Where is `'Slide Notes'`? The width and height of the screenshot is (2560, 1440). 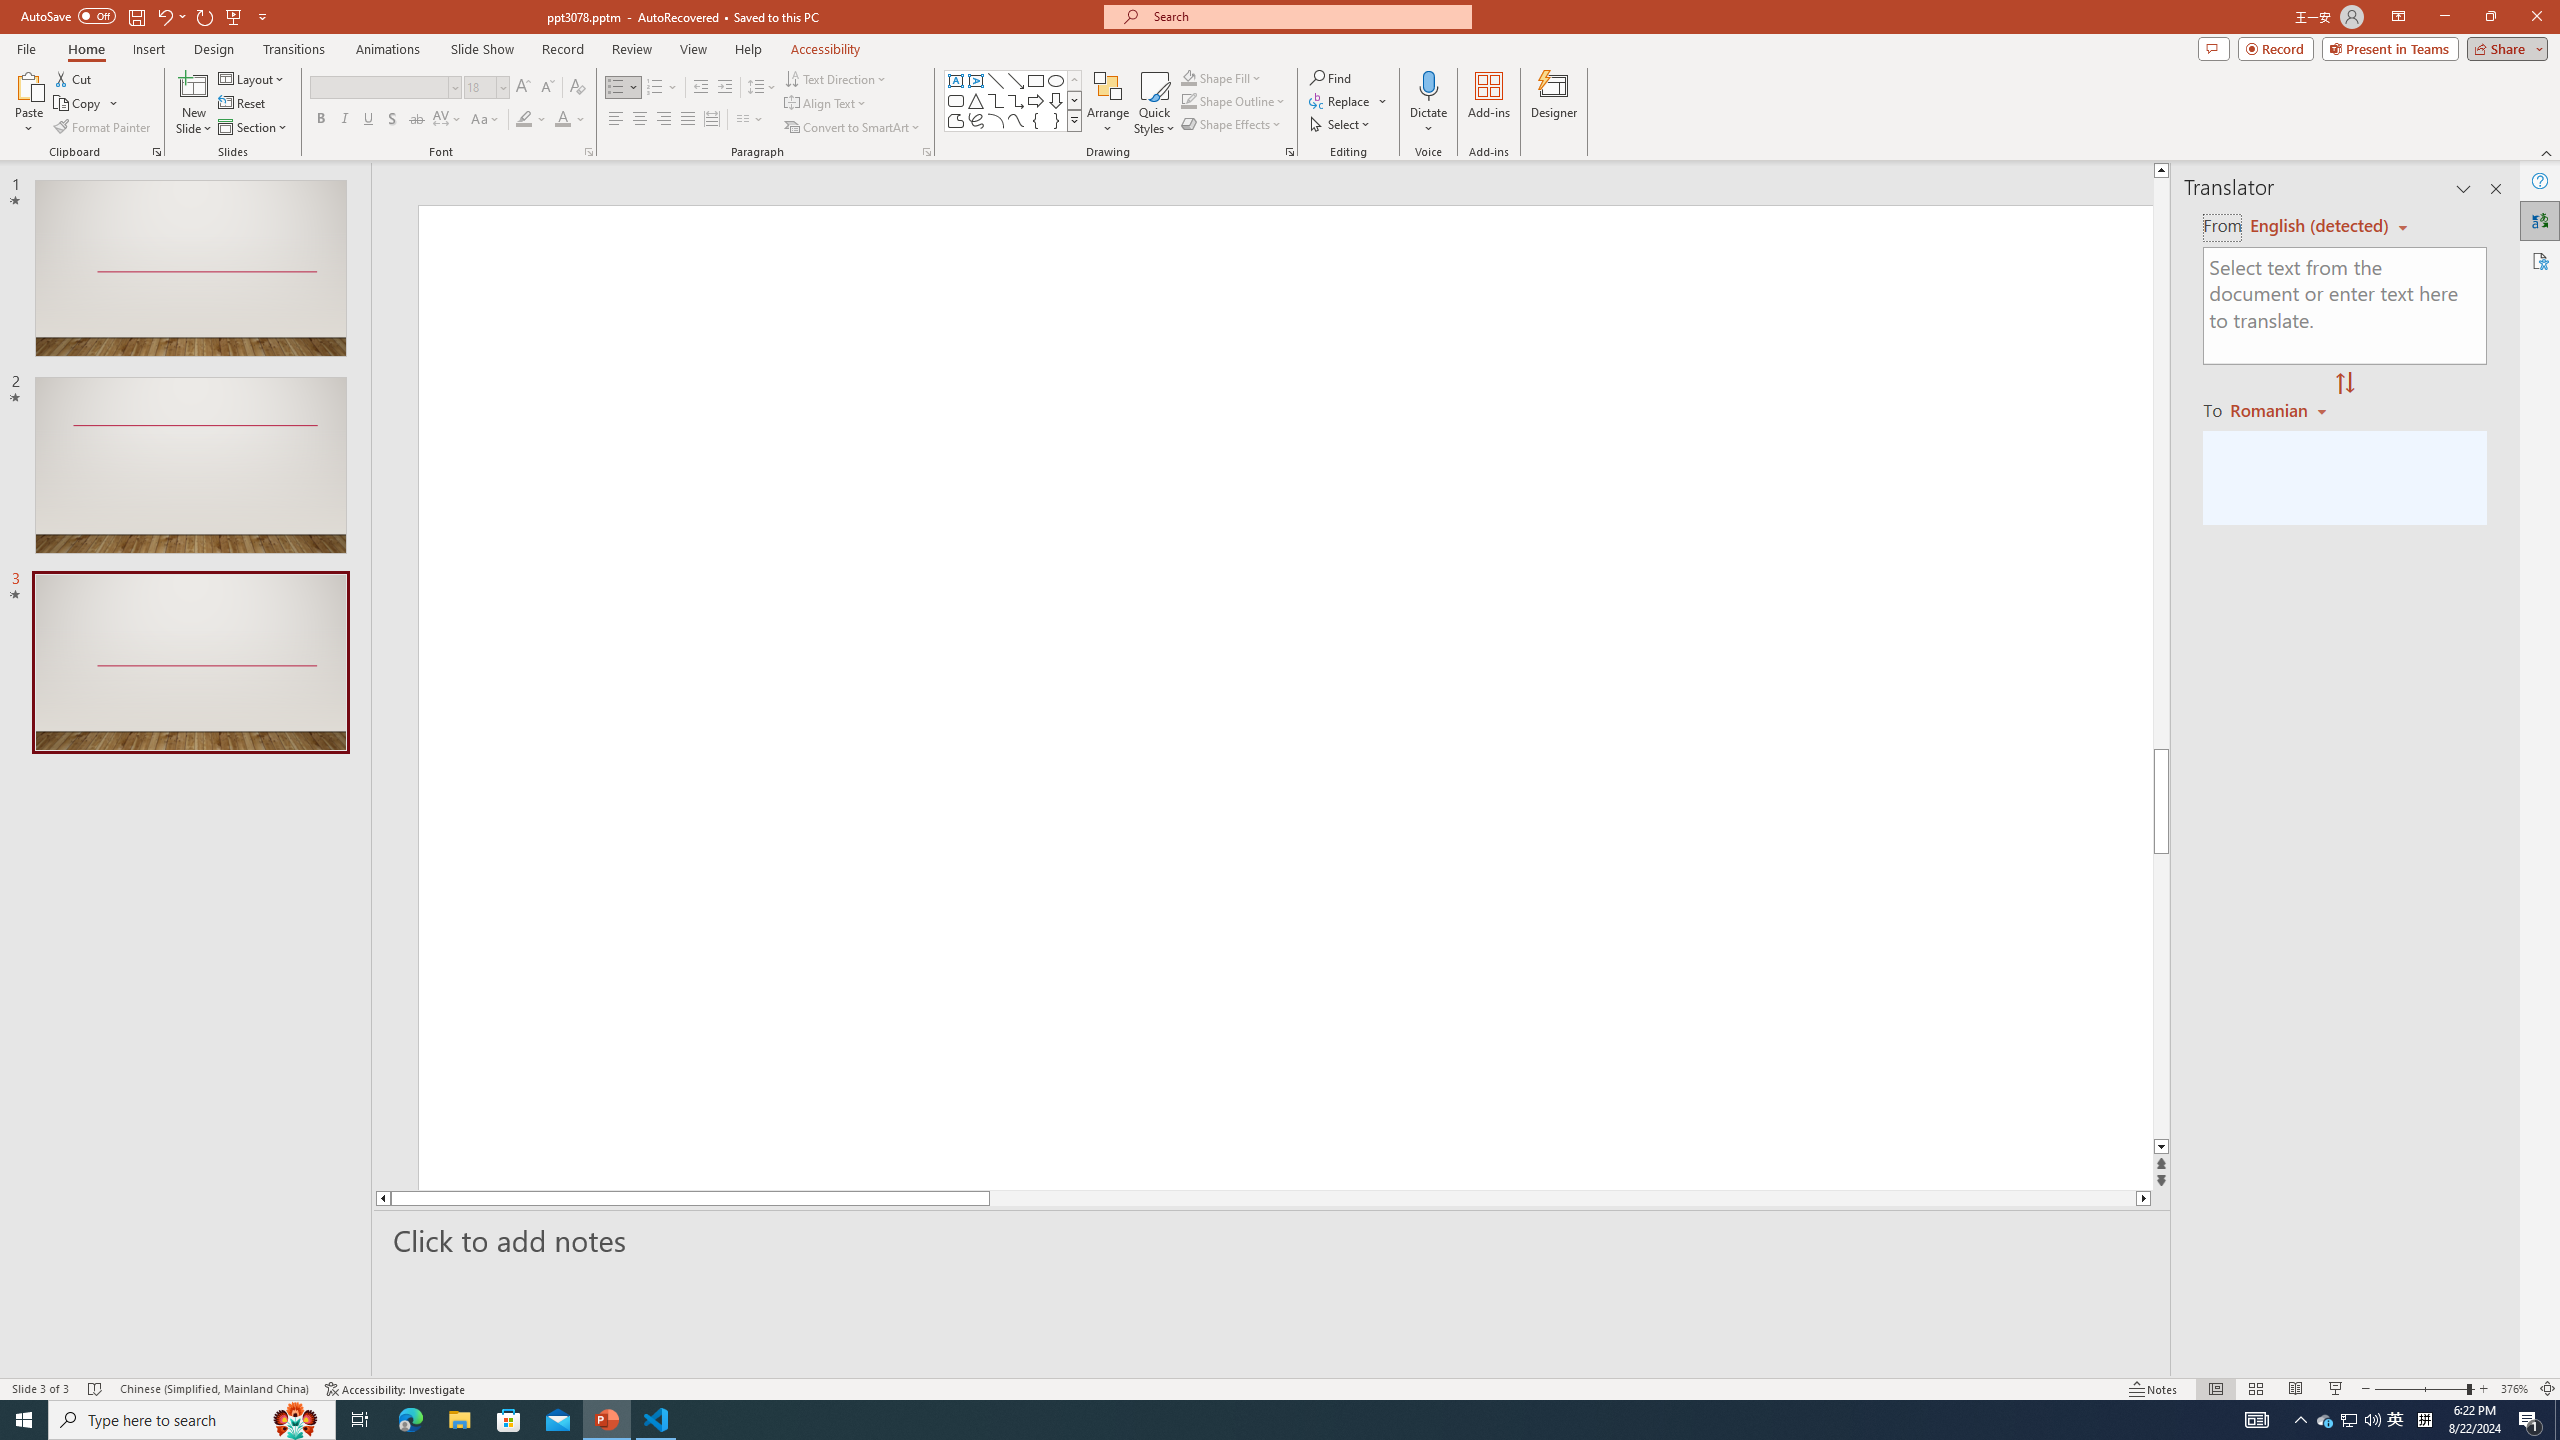 'Slide Notes' is located at coordinates (1272, 1240).